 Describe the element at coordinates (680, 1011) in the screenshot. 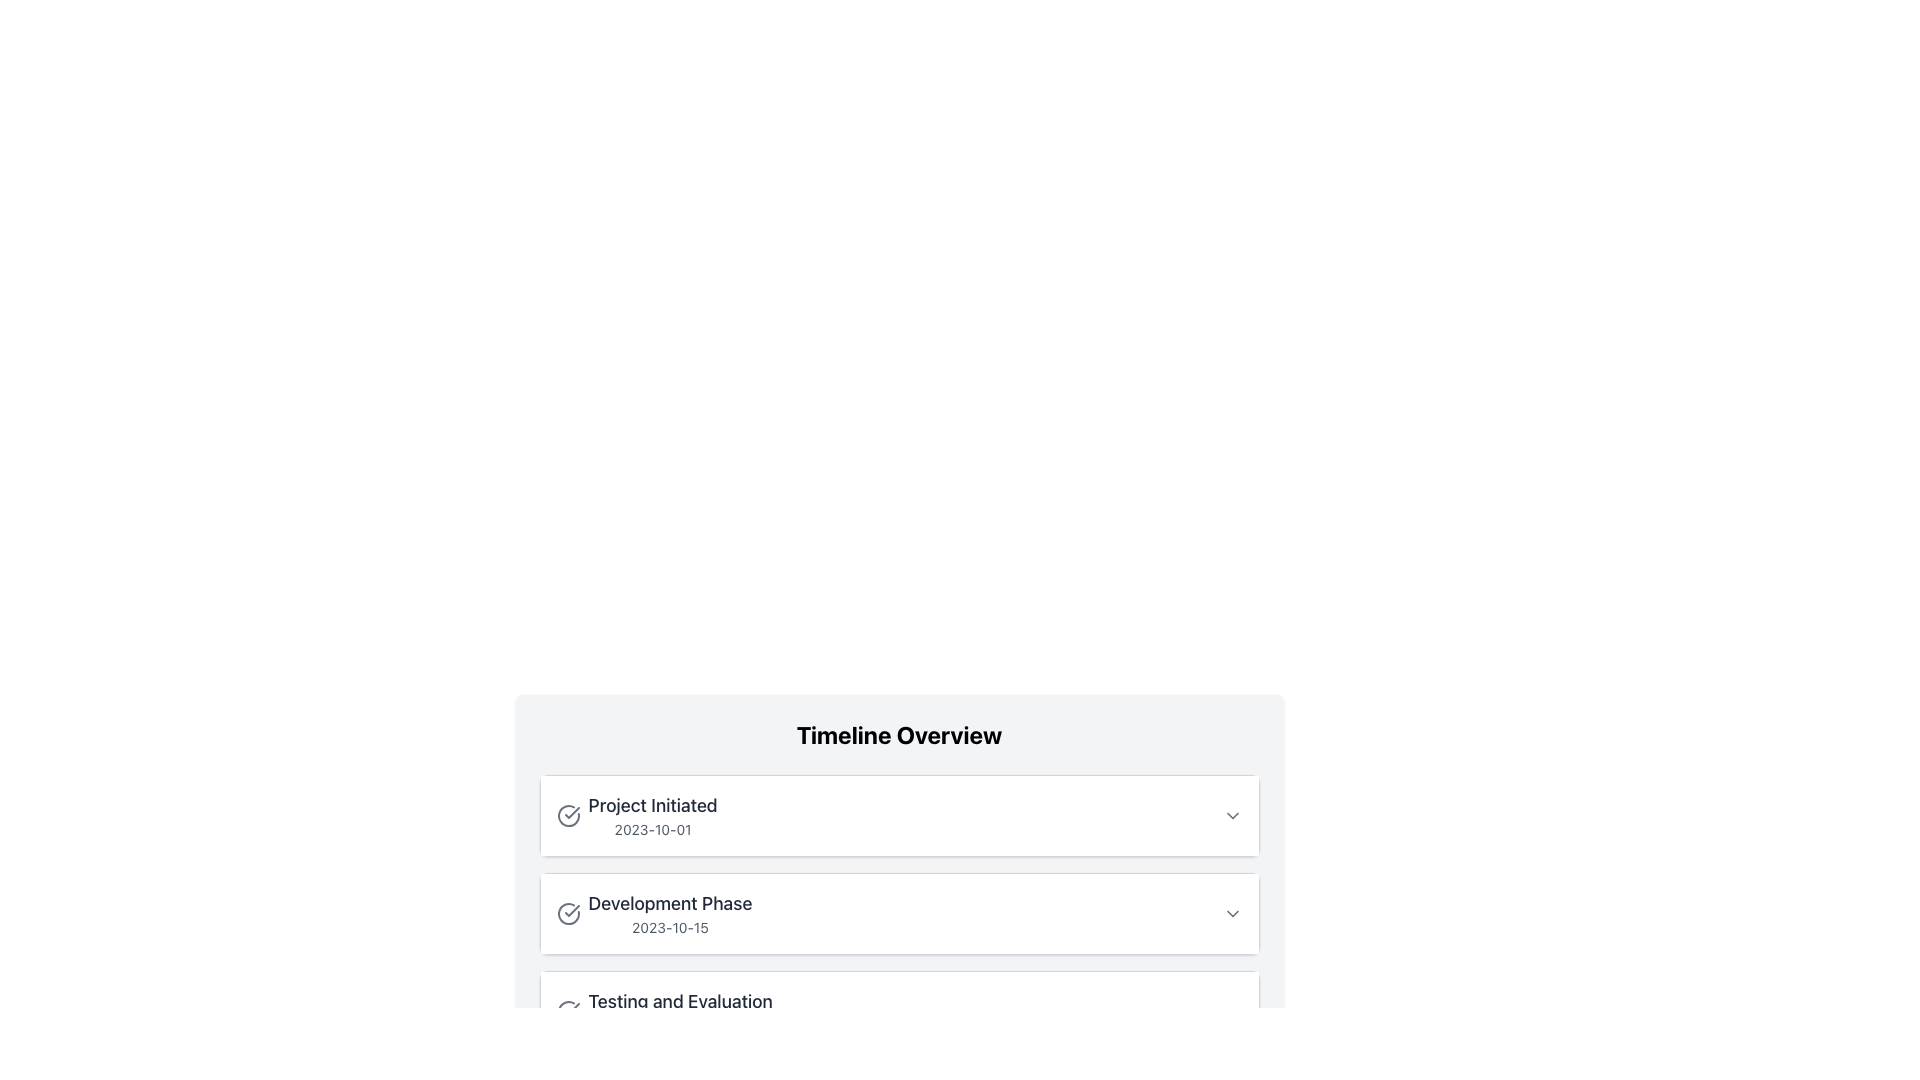

I see `text content of the third item in the vertical timeline list, which displays 'Testing and Evaluation' and '2023-11-01'` at that location.